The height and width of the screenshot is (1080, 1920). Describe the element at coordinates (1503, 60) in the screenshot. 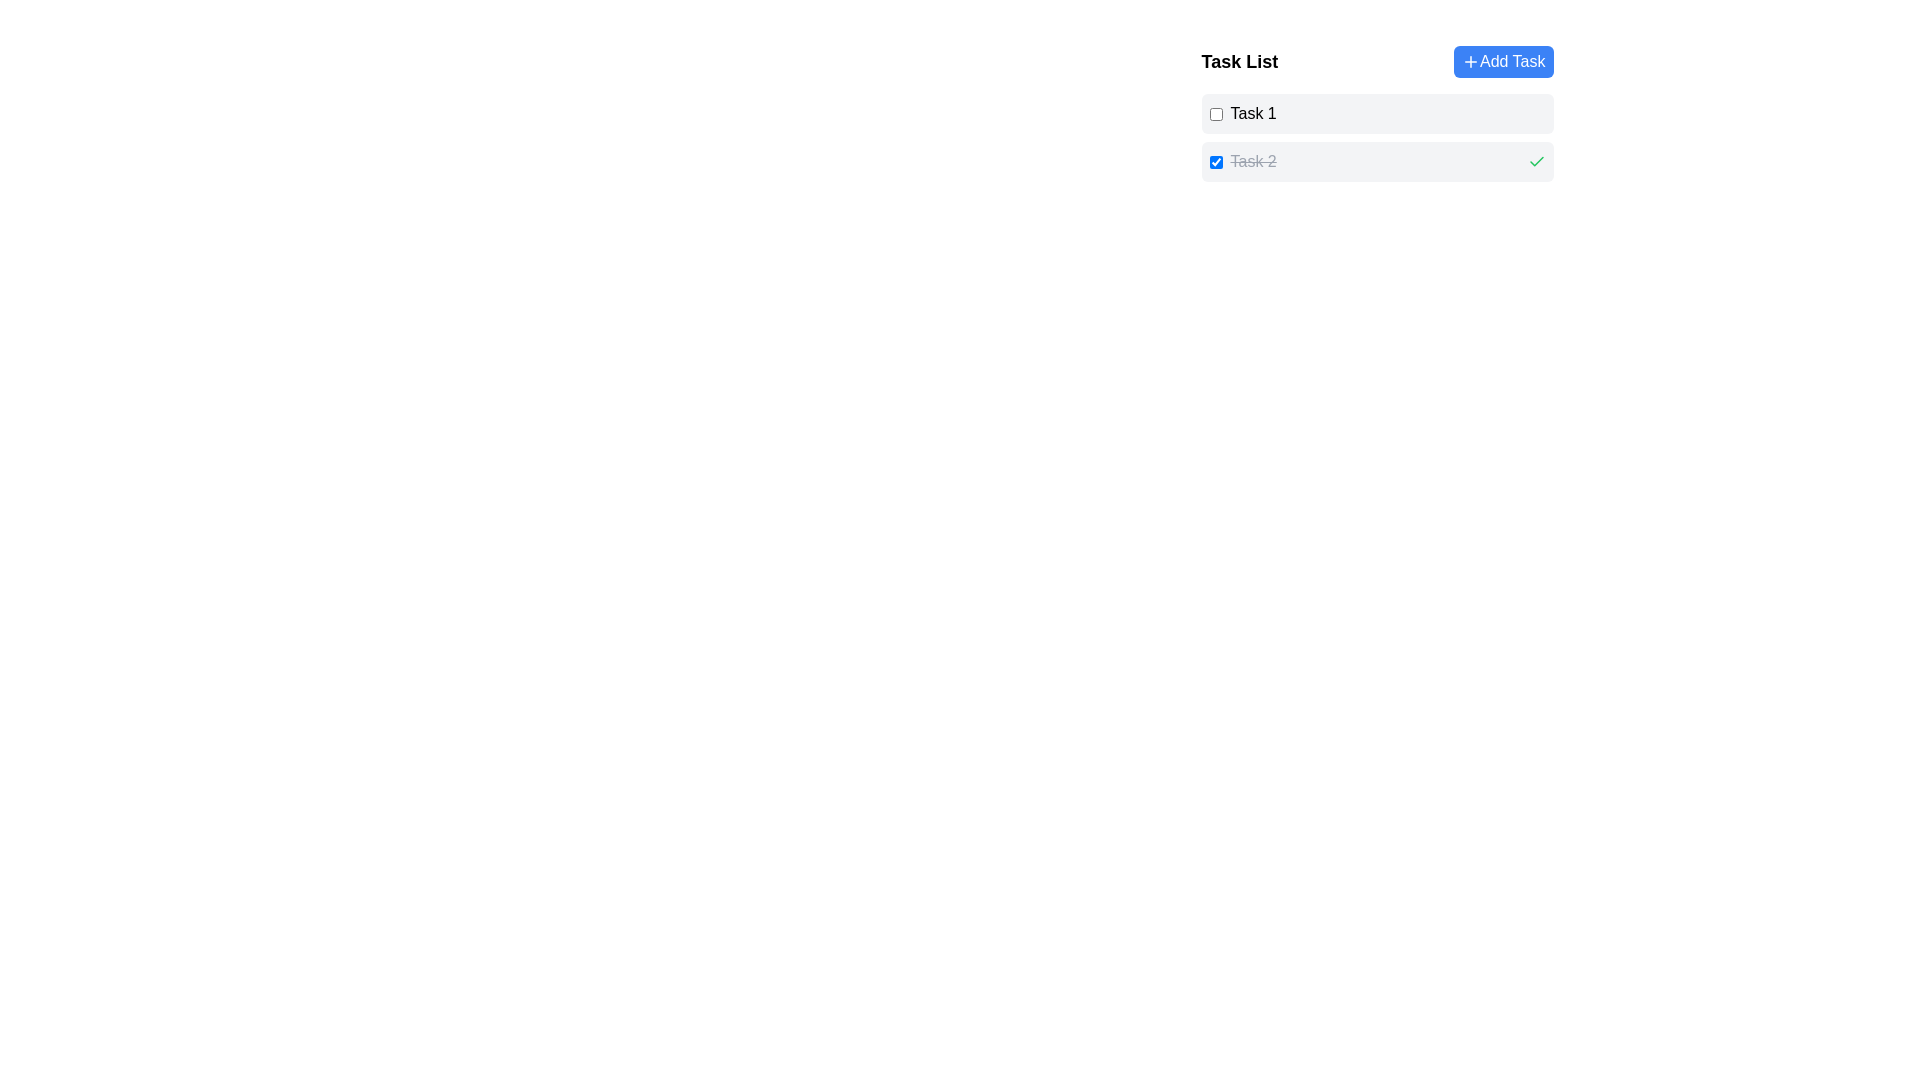

I see `the button located to the far-right of the header bar in the 'Task List' section` at that location.